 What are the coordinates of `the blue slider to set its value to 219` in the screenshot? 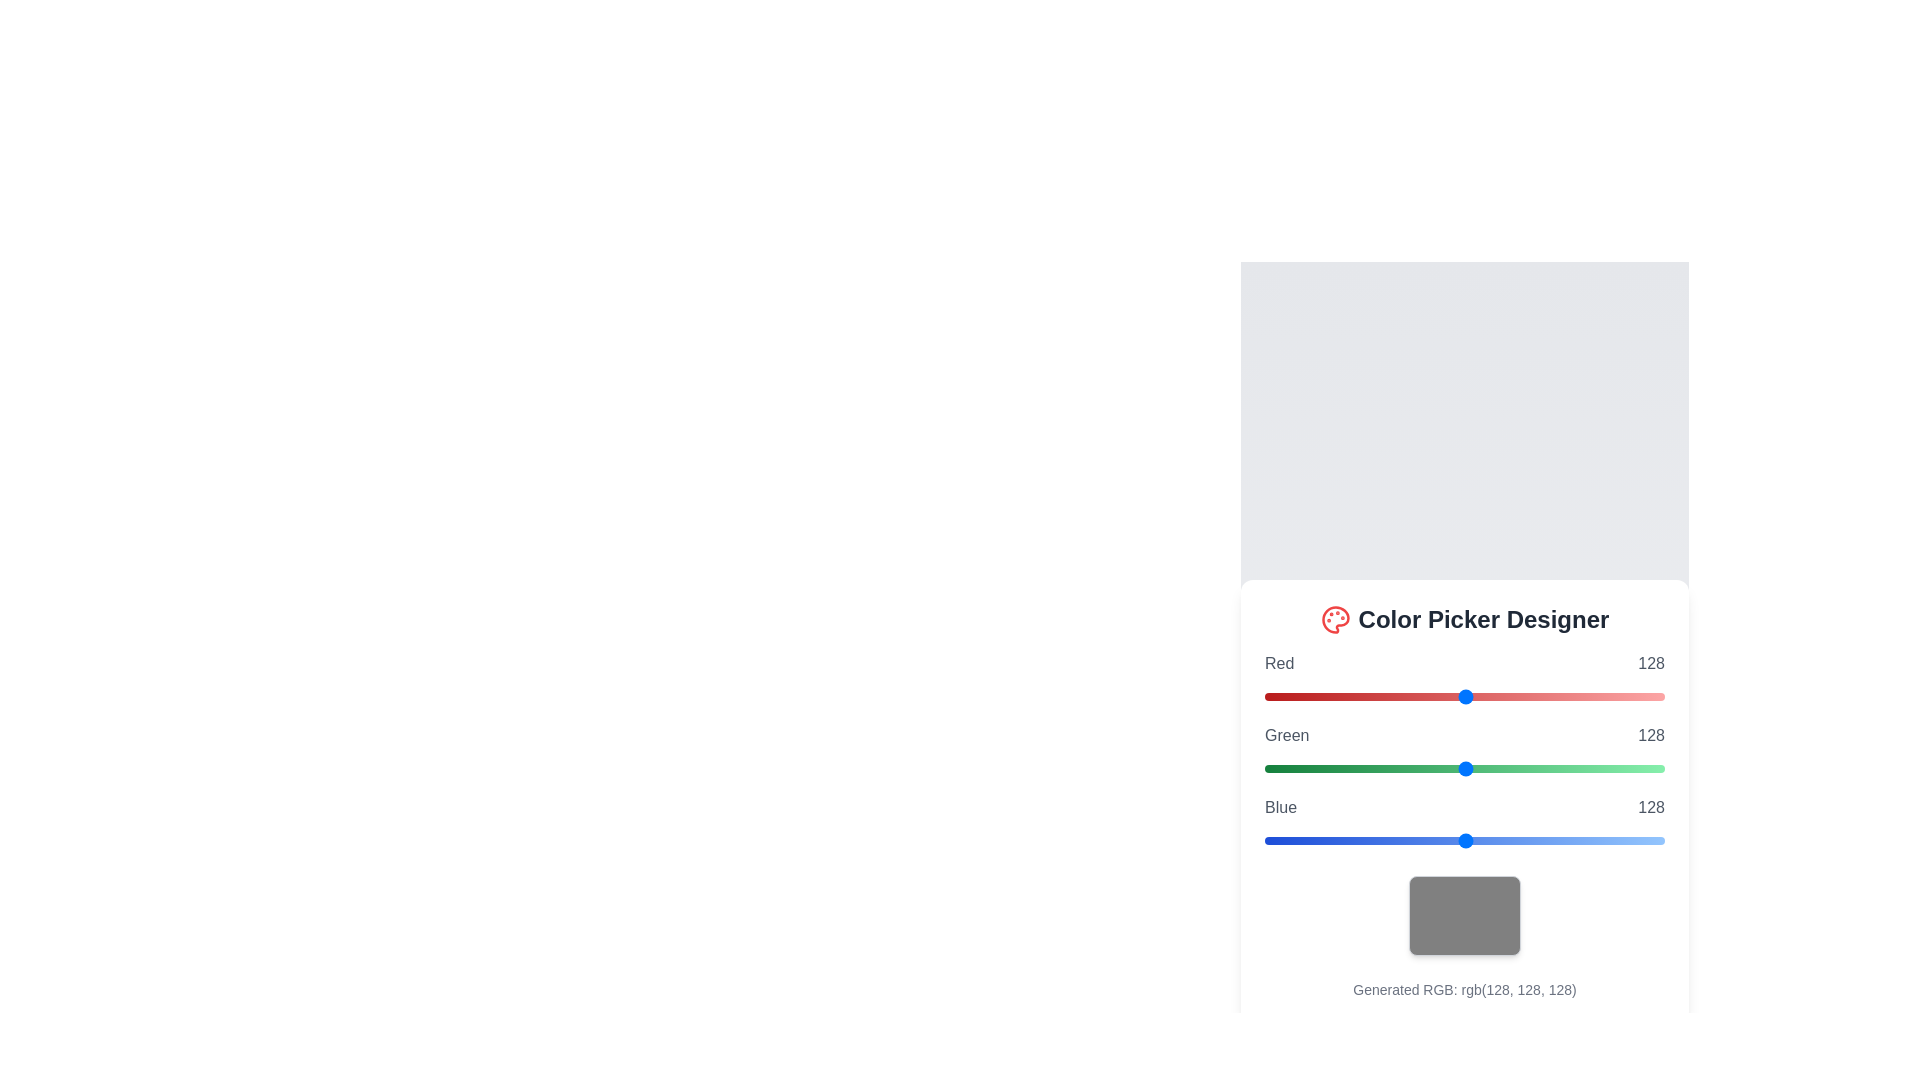 It's located at (1608, 840).